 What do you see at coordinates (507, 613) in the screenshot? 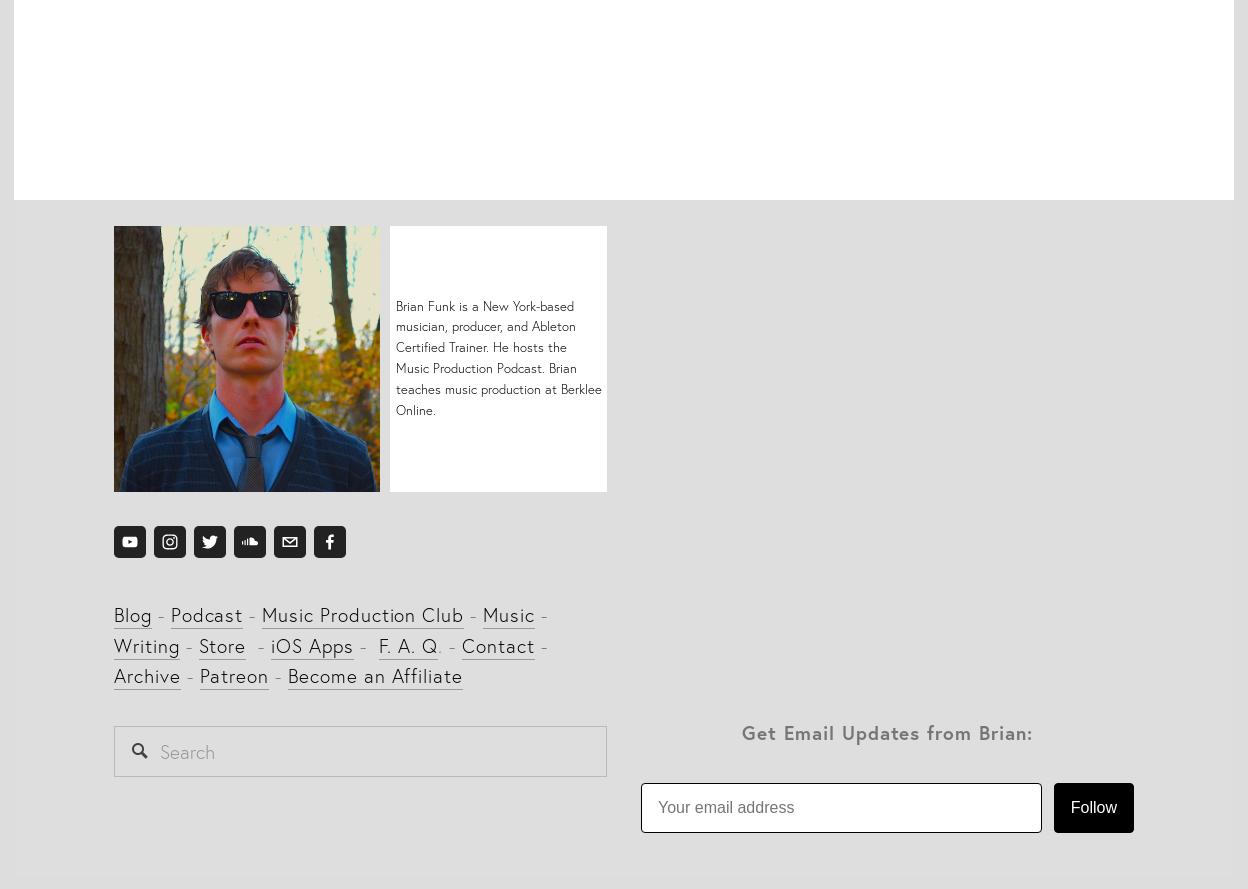
I see `'Music'` at bounding box center [507, 613].